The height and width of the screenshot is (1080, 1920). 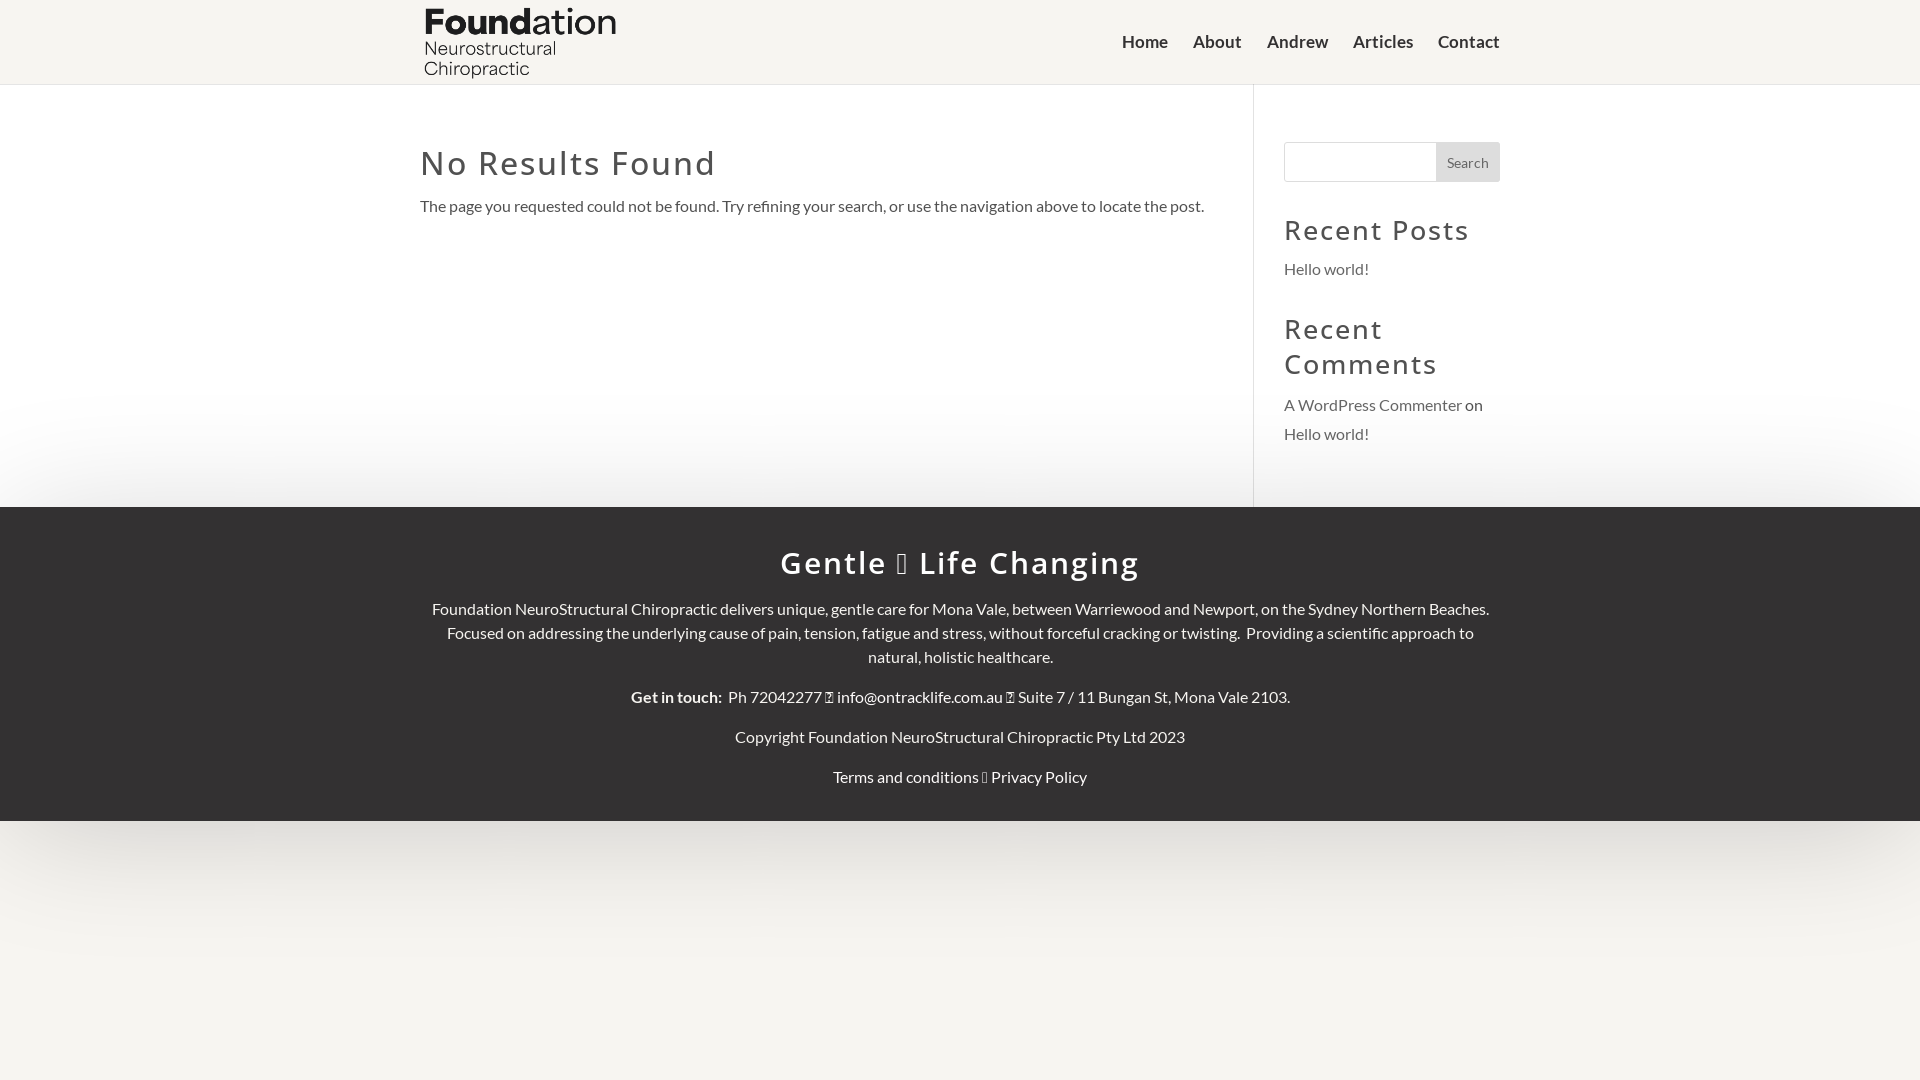 What do you see at coordinates (1297, 58) in the screenshot?
I see `'Andrew'` at bounding box center [1297, 58].